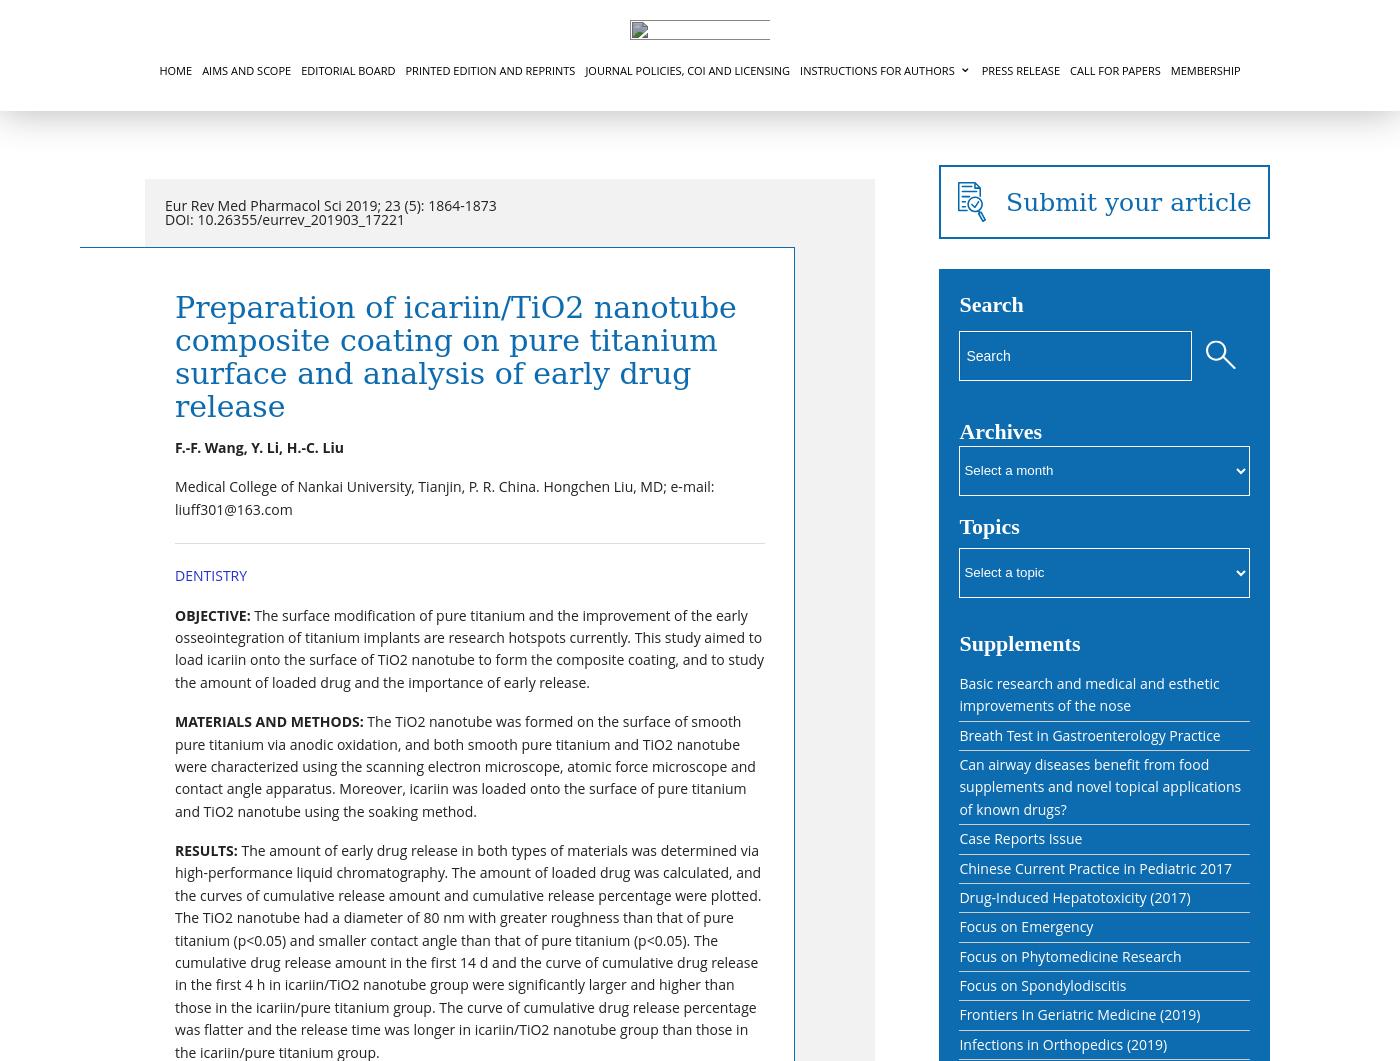  Describe the element at coordinates (1020, 838) in the screenshot. I see `'Case Reports Issue'` at that location.